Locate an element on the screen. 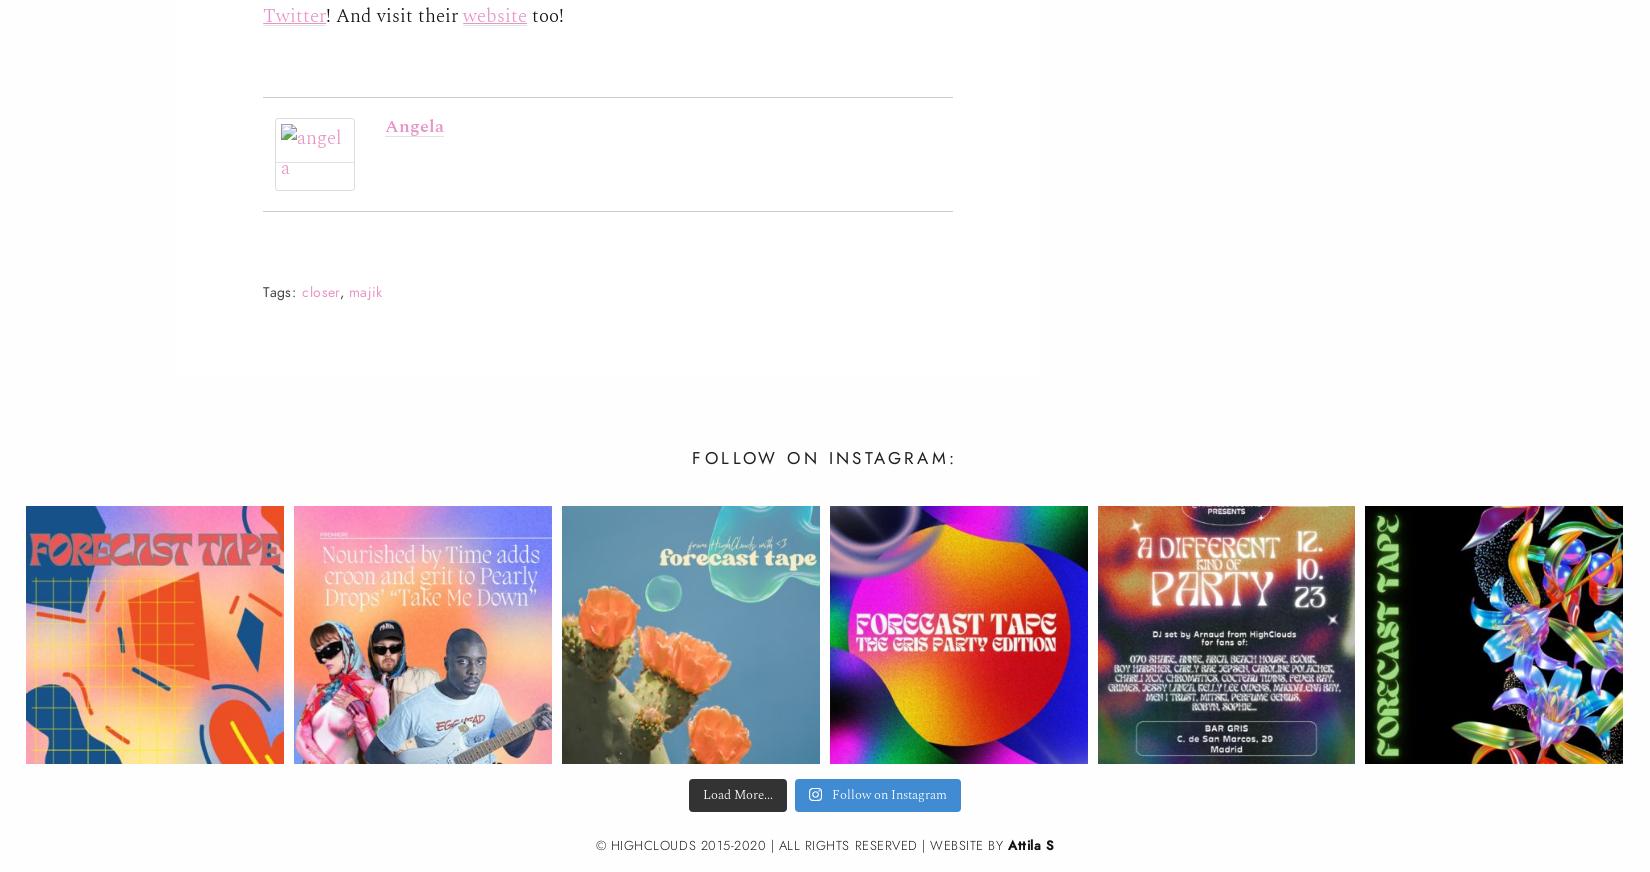  'Attila S' is located at coordinates (1030, 846).